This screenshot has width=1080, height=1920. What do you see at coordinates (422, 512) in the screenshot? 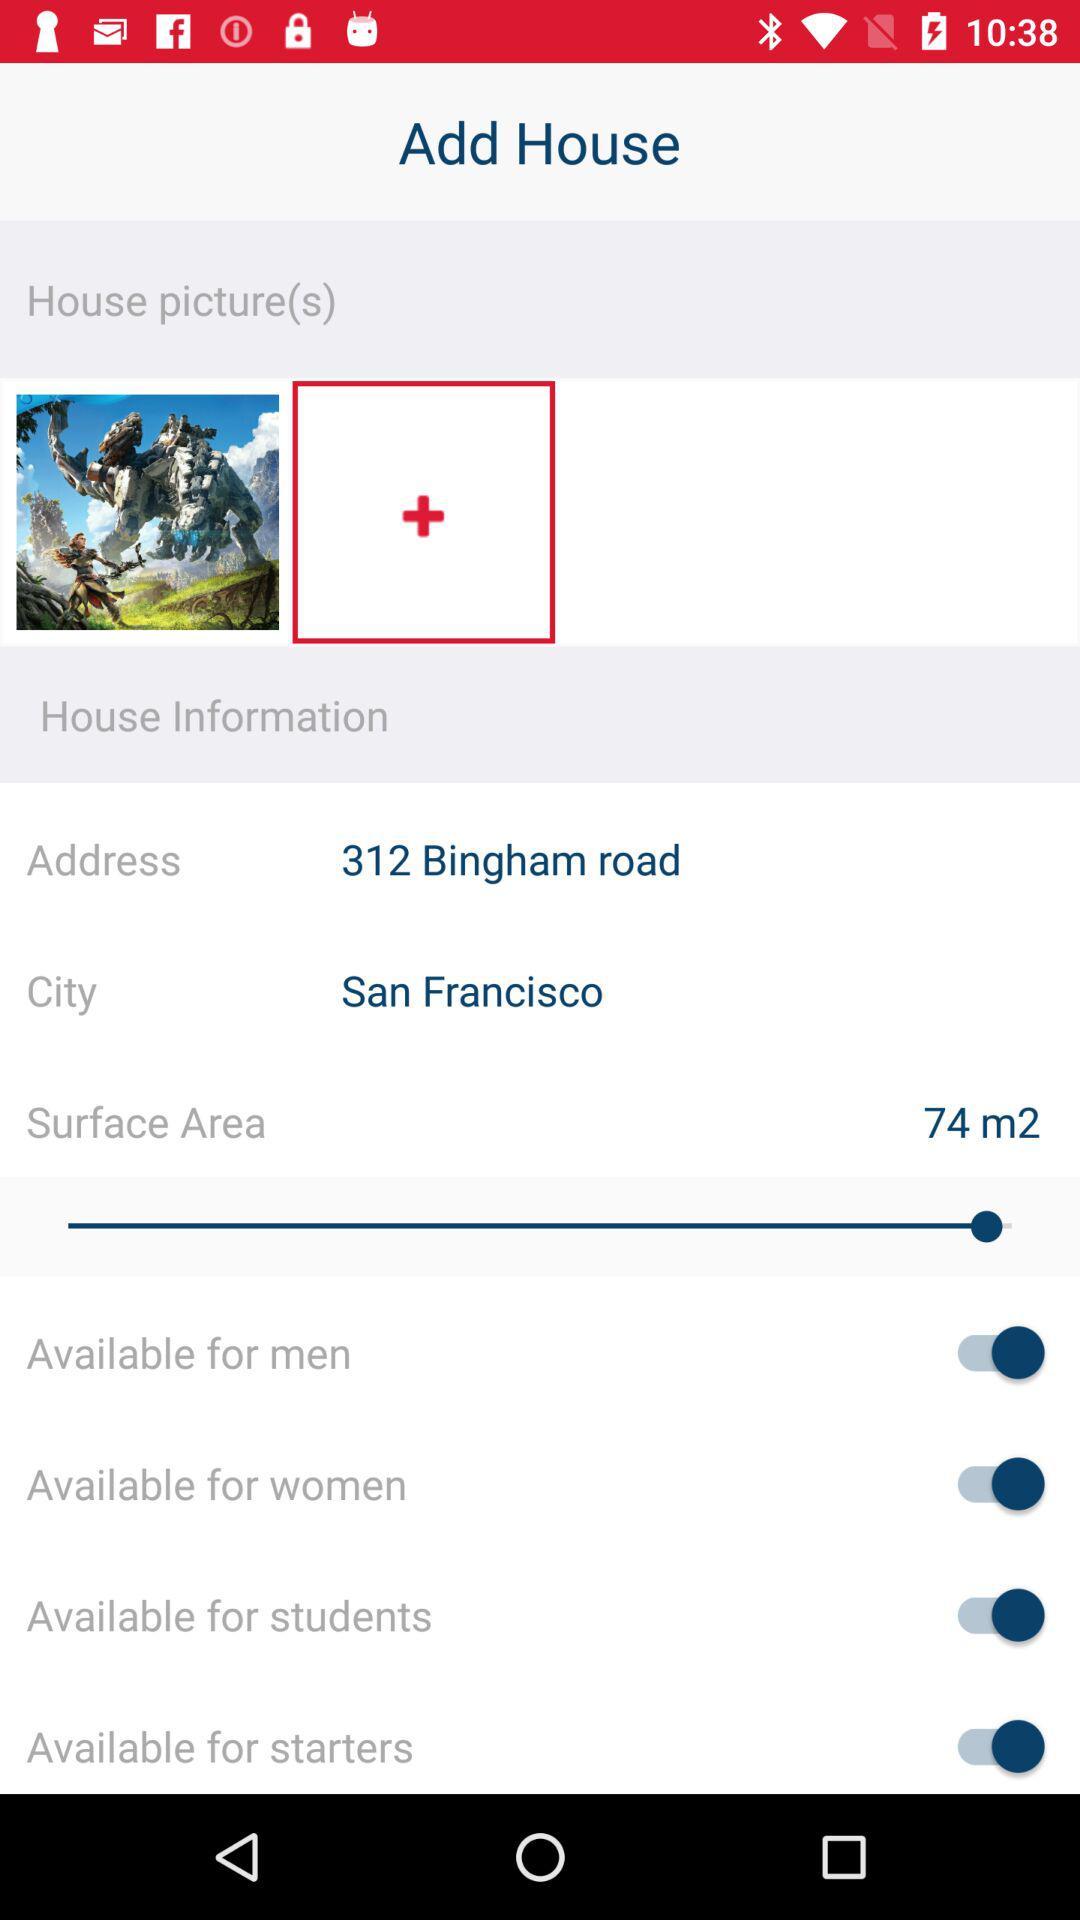
I see `picture` at bounding box center [422, 512].